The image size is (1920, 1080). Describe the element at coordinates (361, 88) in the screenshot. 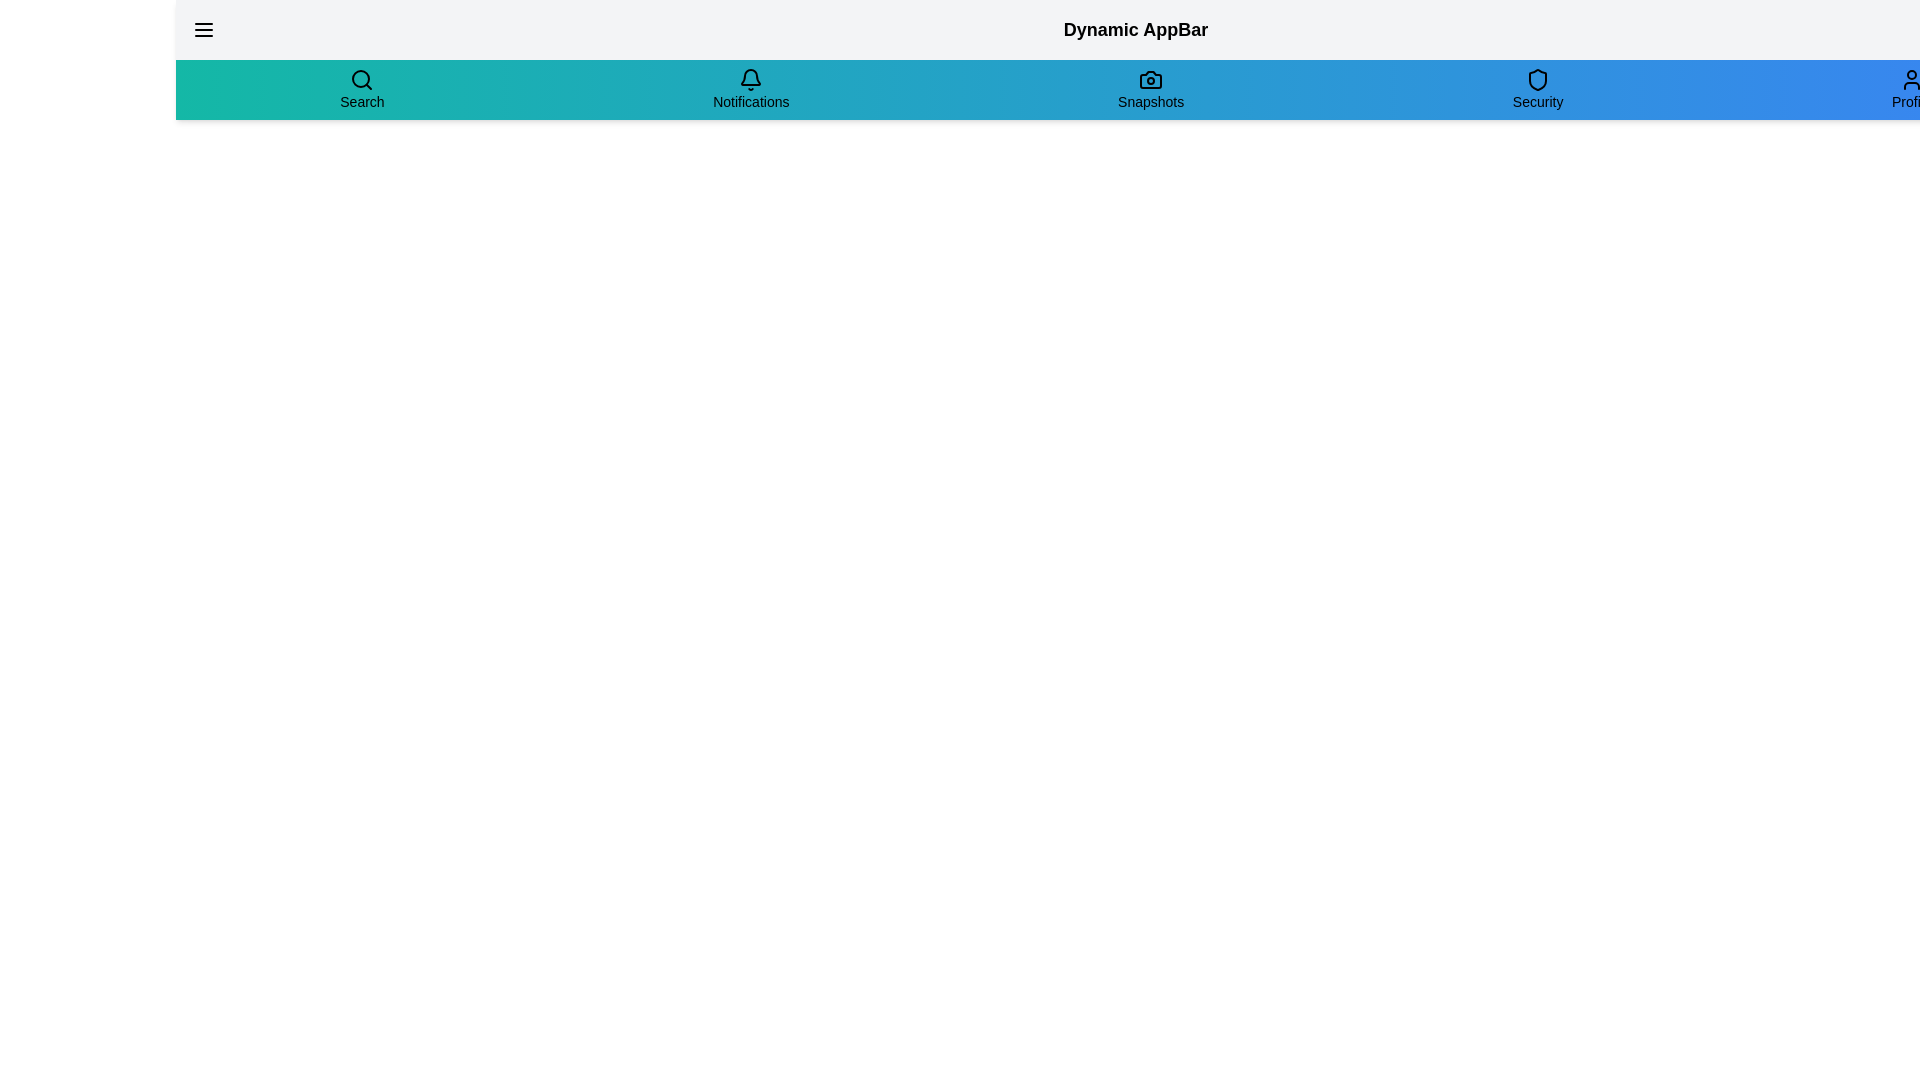

I see `the navigation item labeled Search` at that location.